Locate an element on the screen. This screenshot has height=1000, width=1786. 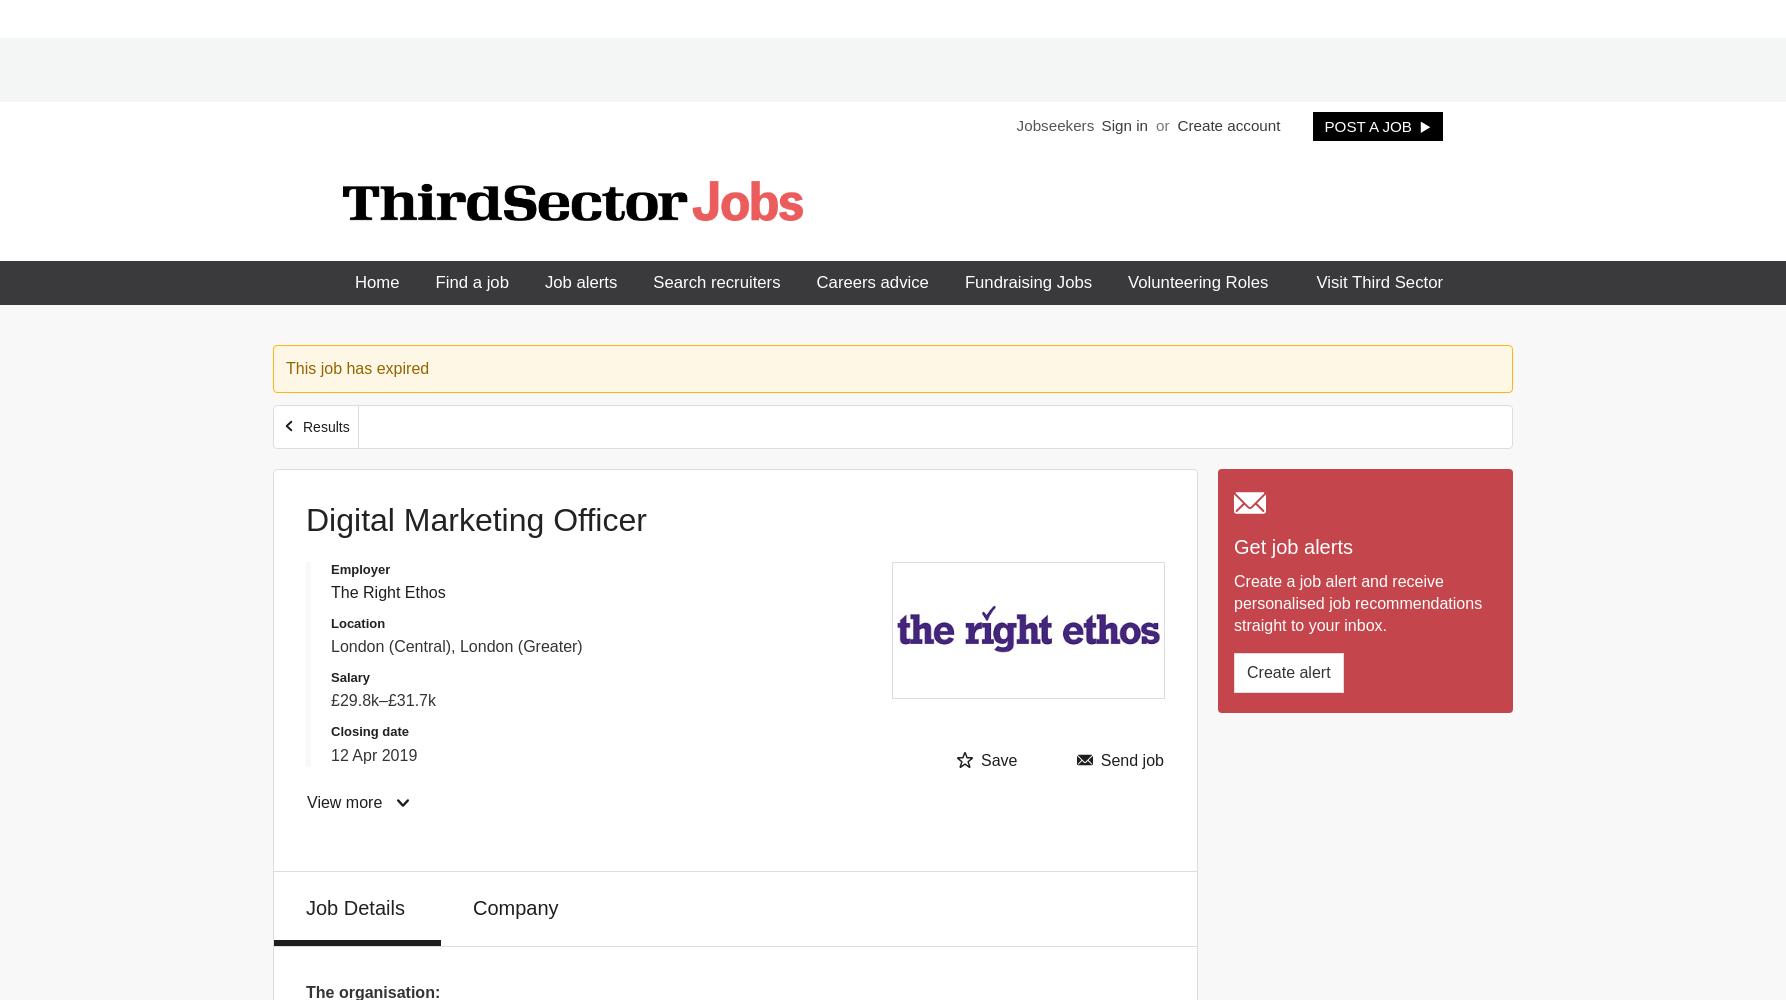
'12 Apr 2019' is located at coordinates (373, 754).